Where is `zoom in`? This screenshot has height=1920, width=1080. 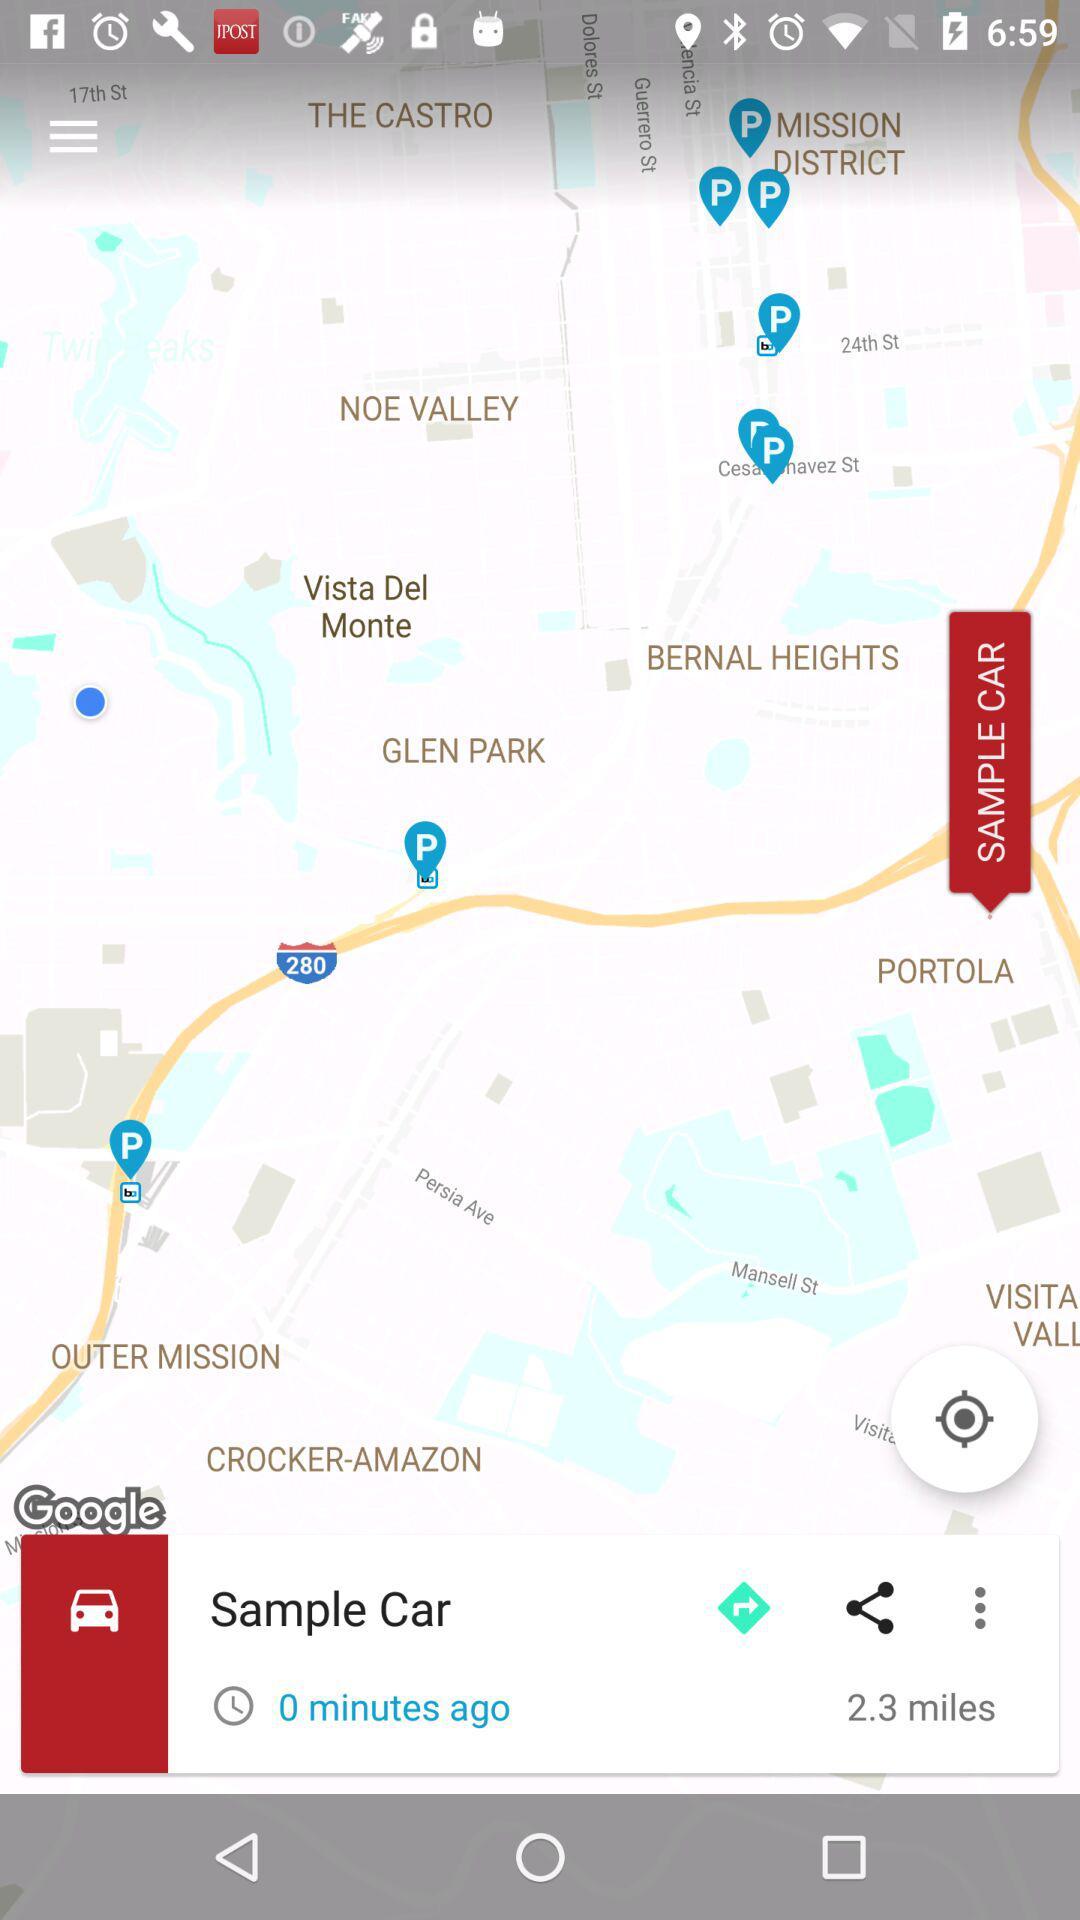
zoom in is located at coordinates (963, 1418).